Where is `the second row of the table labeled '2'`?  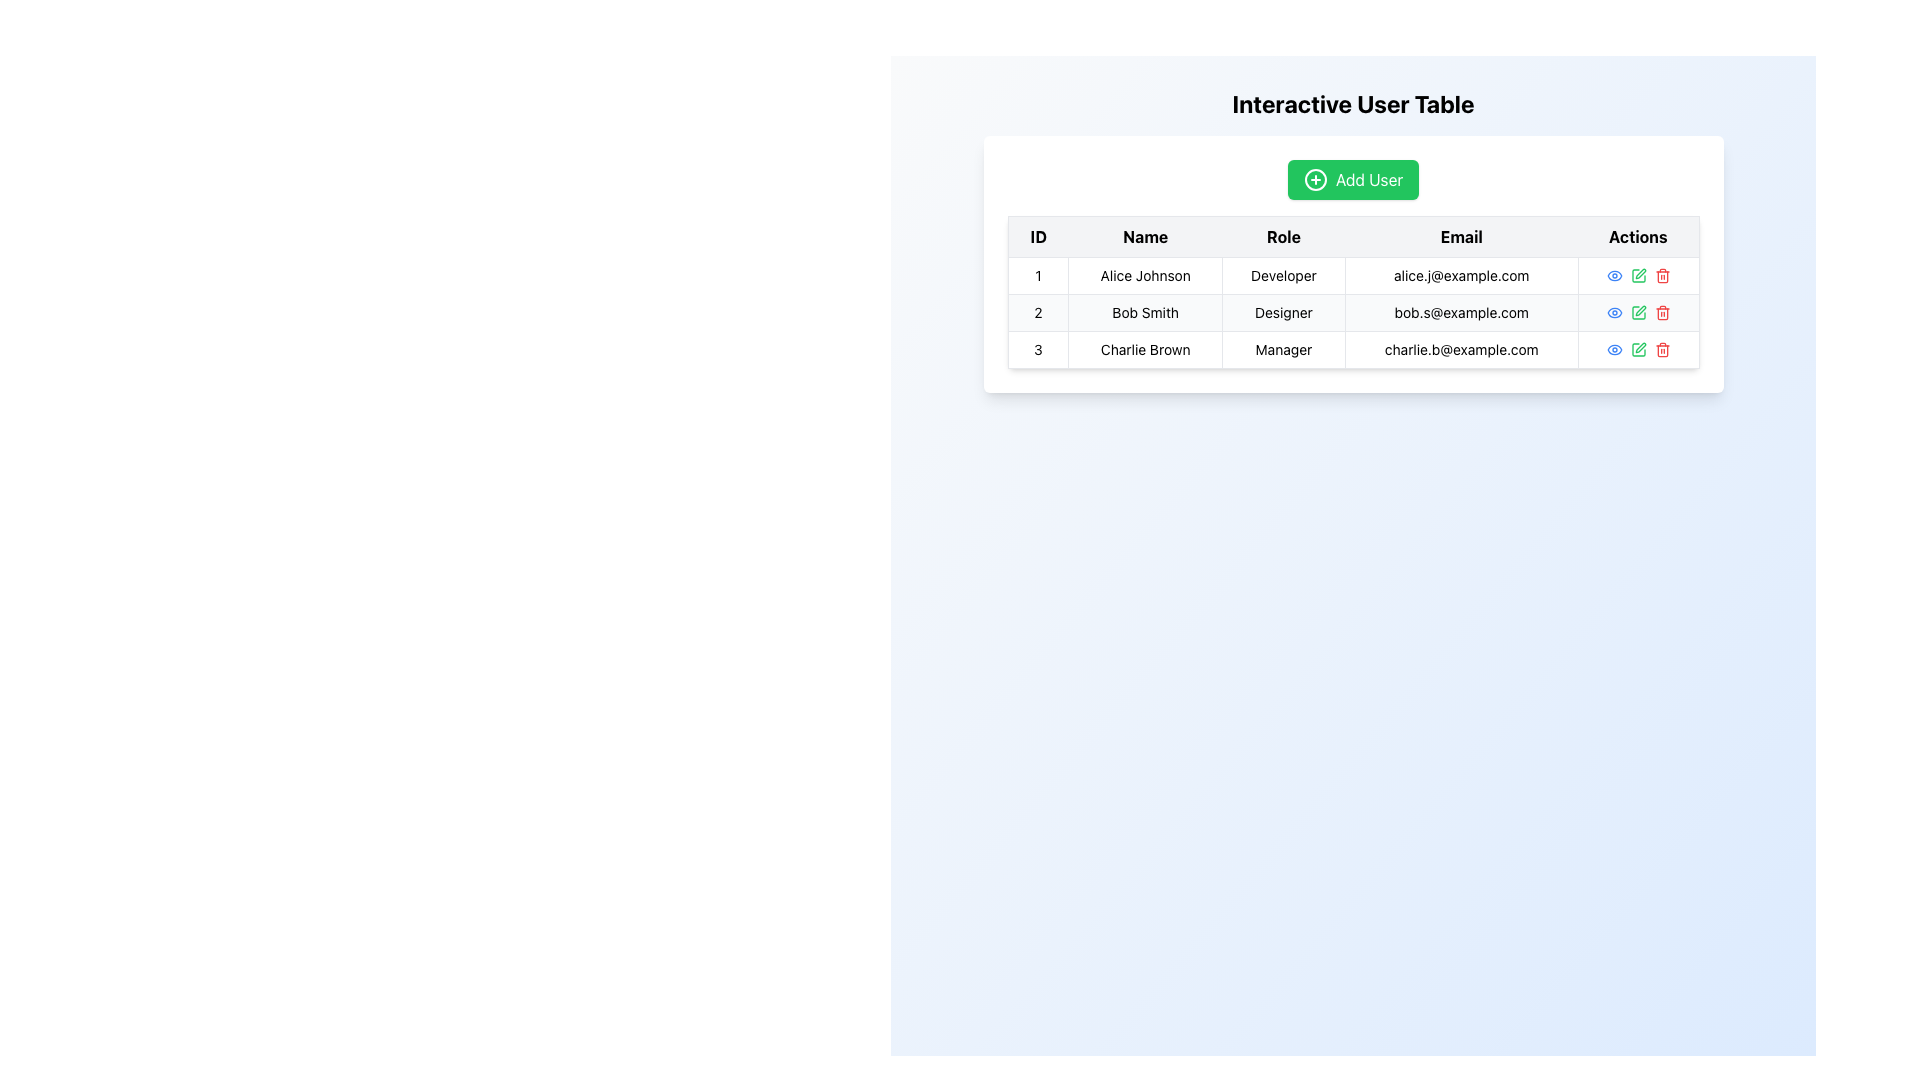 the second row of the table labeled '2' is located at coordinates (1353, 312).